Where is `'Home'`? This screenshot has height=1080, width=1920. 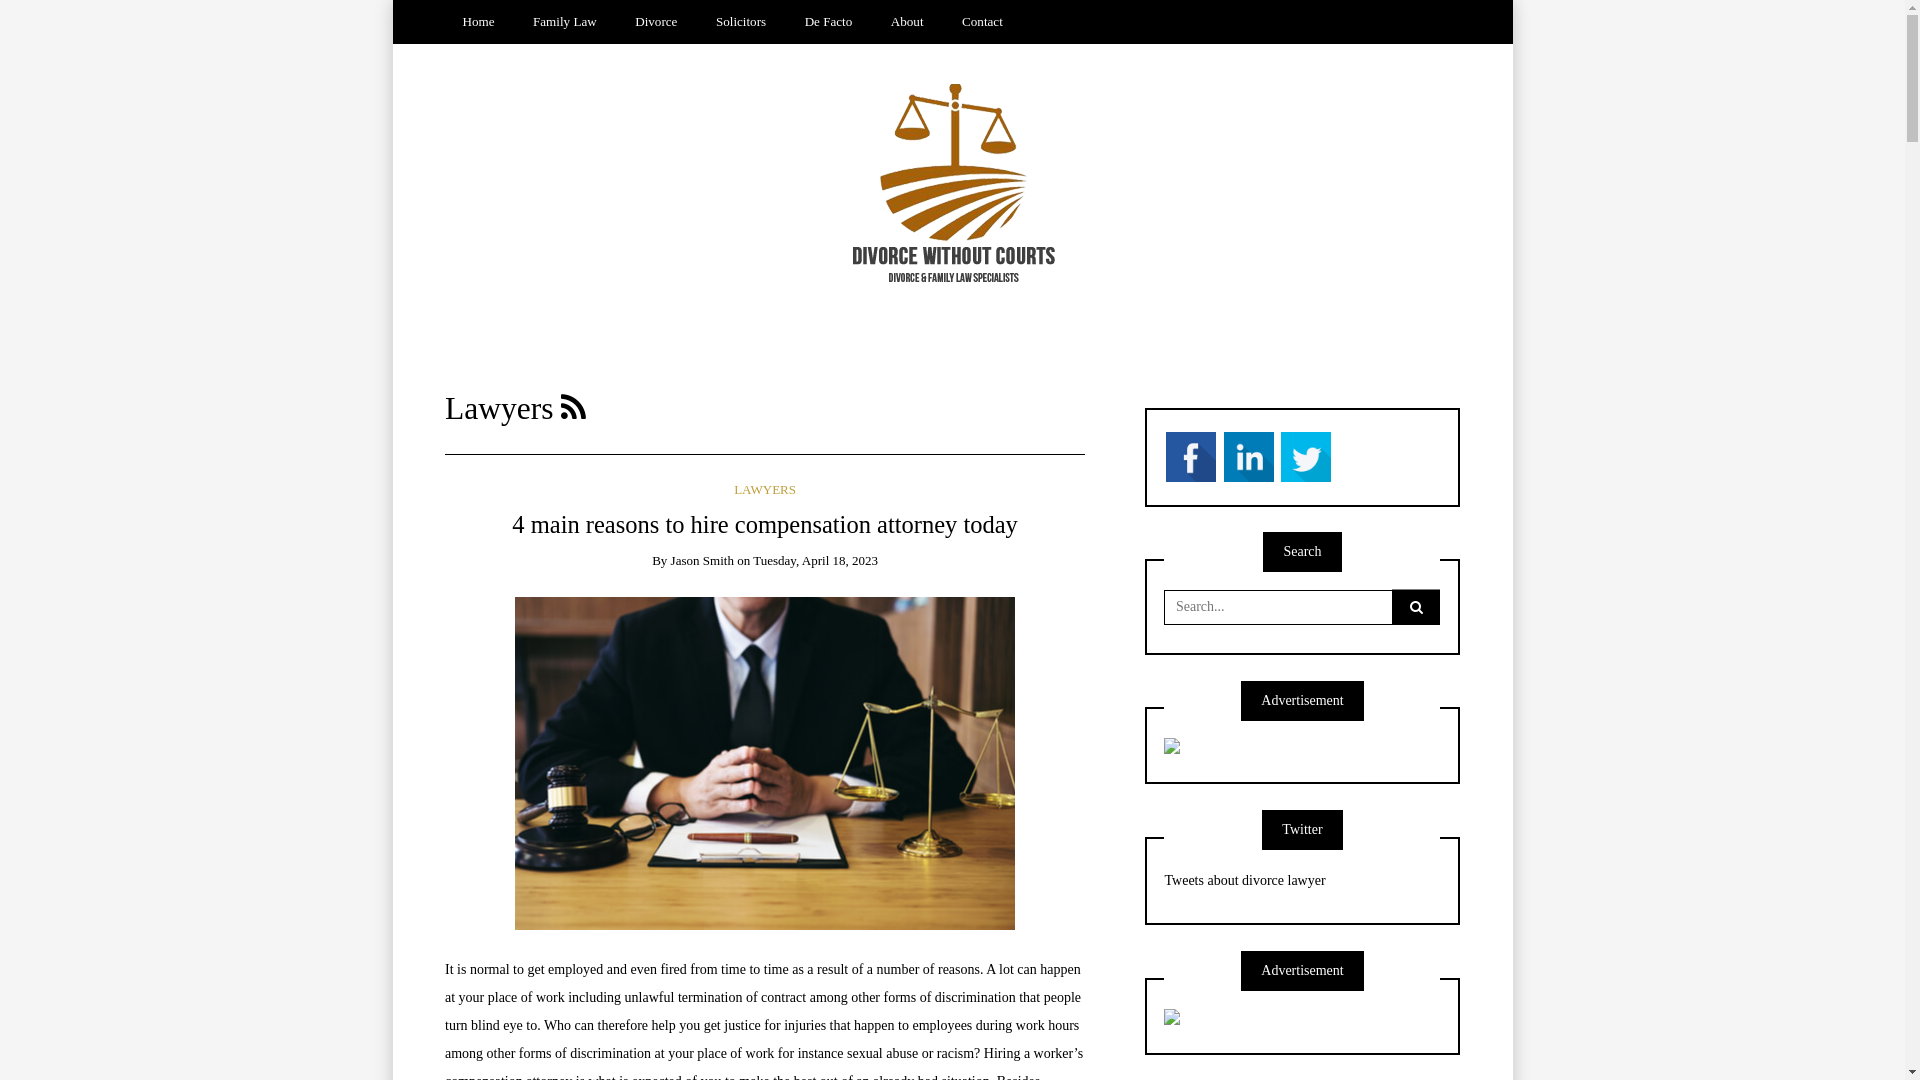
'Home' is located at coordinates (444, 22).